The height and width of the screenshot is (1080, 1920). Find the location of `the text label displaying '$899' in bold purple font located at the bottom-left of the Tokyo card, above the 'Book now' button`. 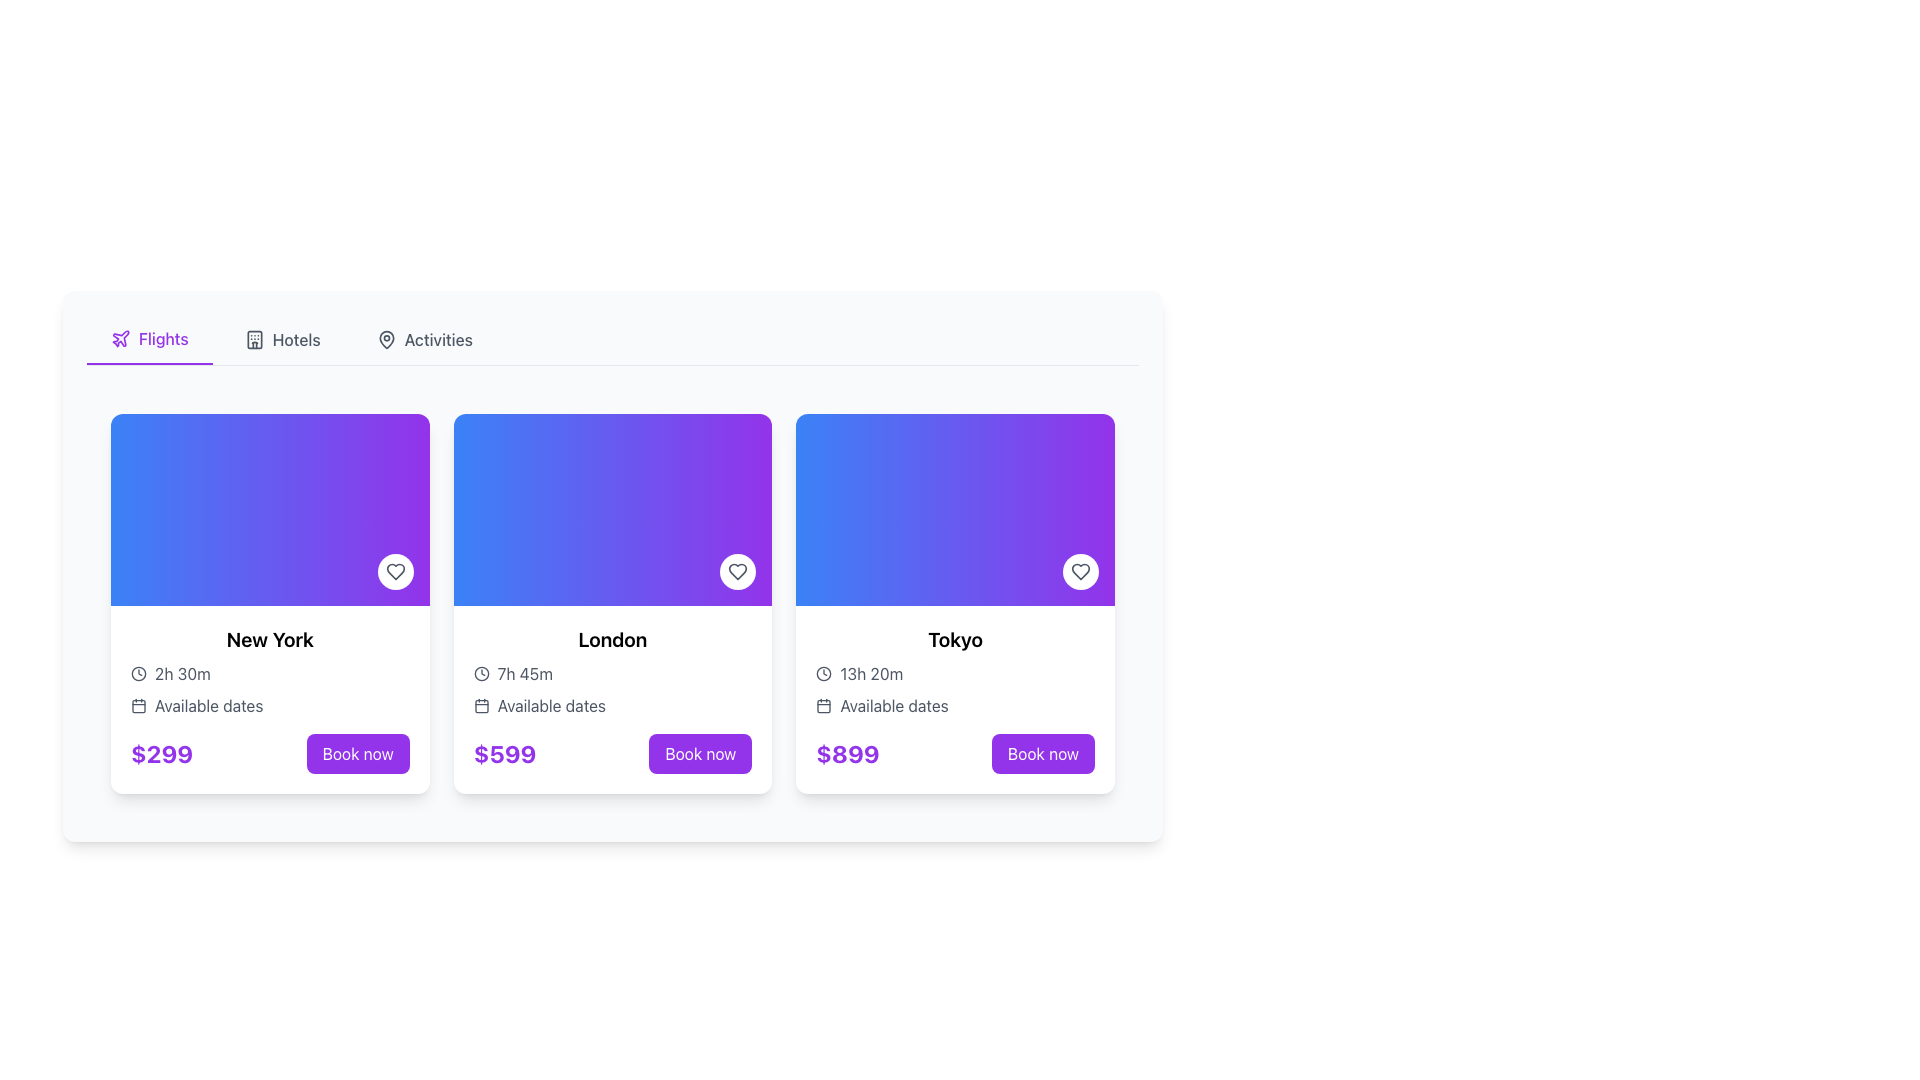

the text label displaying '$899' in bold purple font located at the bottom-left of the Tokyo card, above the 'Book now' button is located at coordinates (847, 753).